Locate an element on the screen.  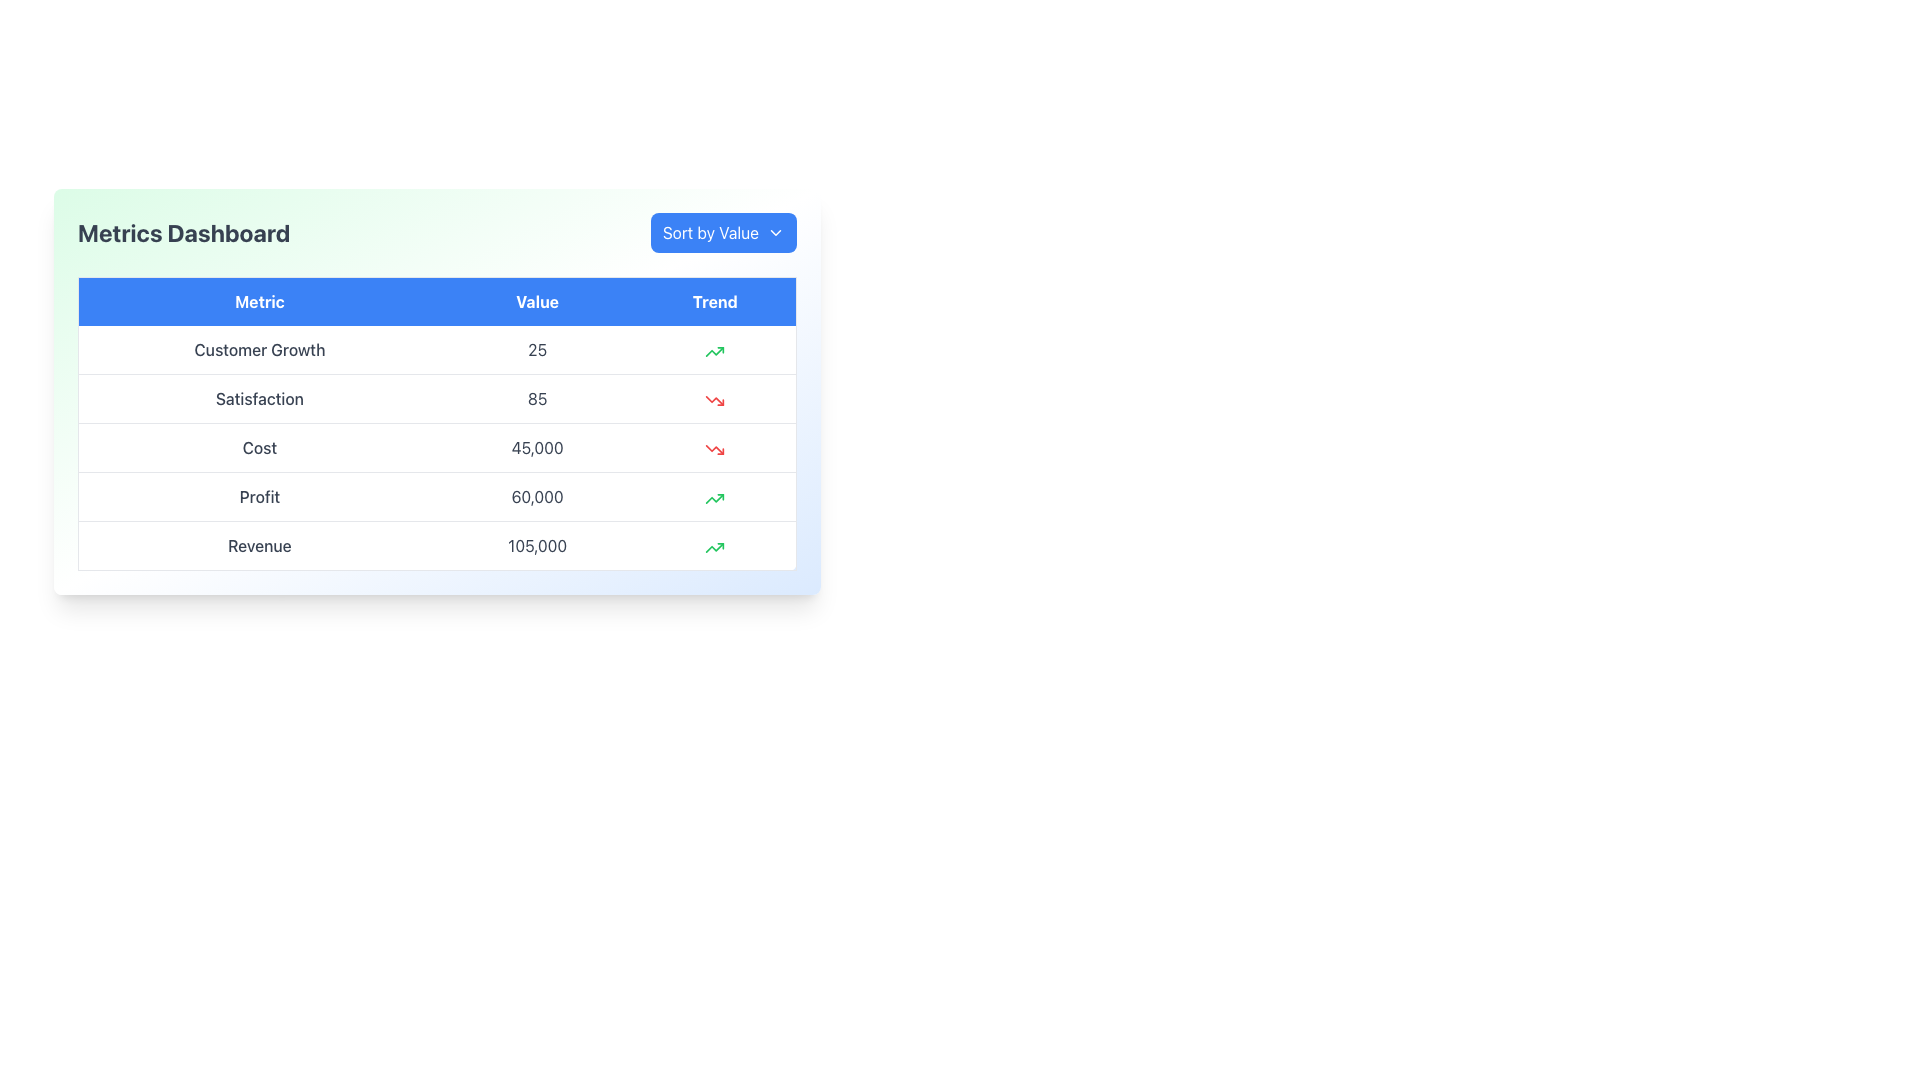
the 'Trend' label in the header row of the metrics dashboard table, which is the third item following 'Metric' and 'Value' is located at coordinates (715, 301).